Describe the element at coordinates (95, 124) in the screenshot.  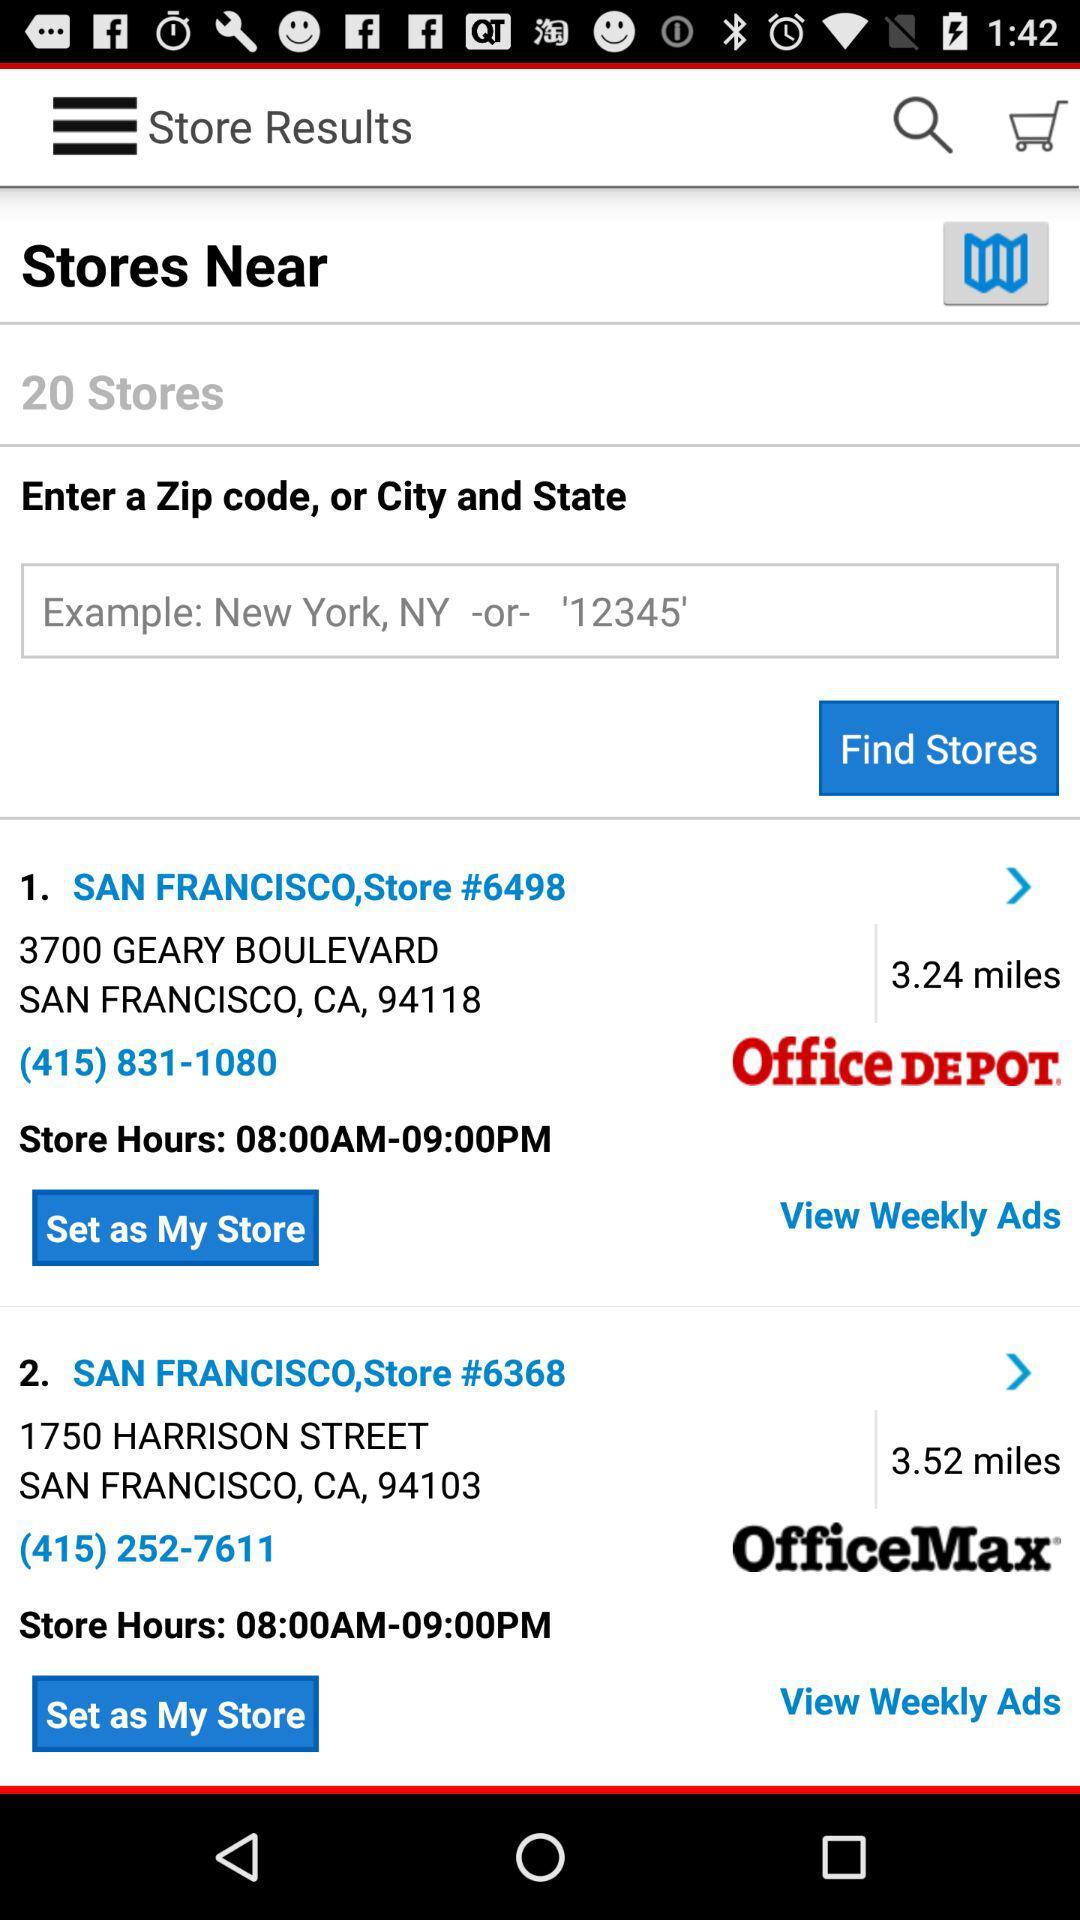
I see `the icon left to store results` at that location.